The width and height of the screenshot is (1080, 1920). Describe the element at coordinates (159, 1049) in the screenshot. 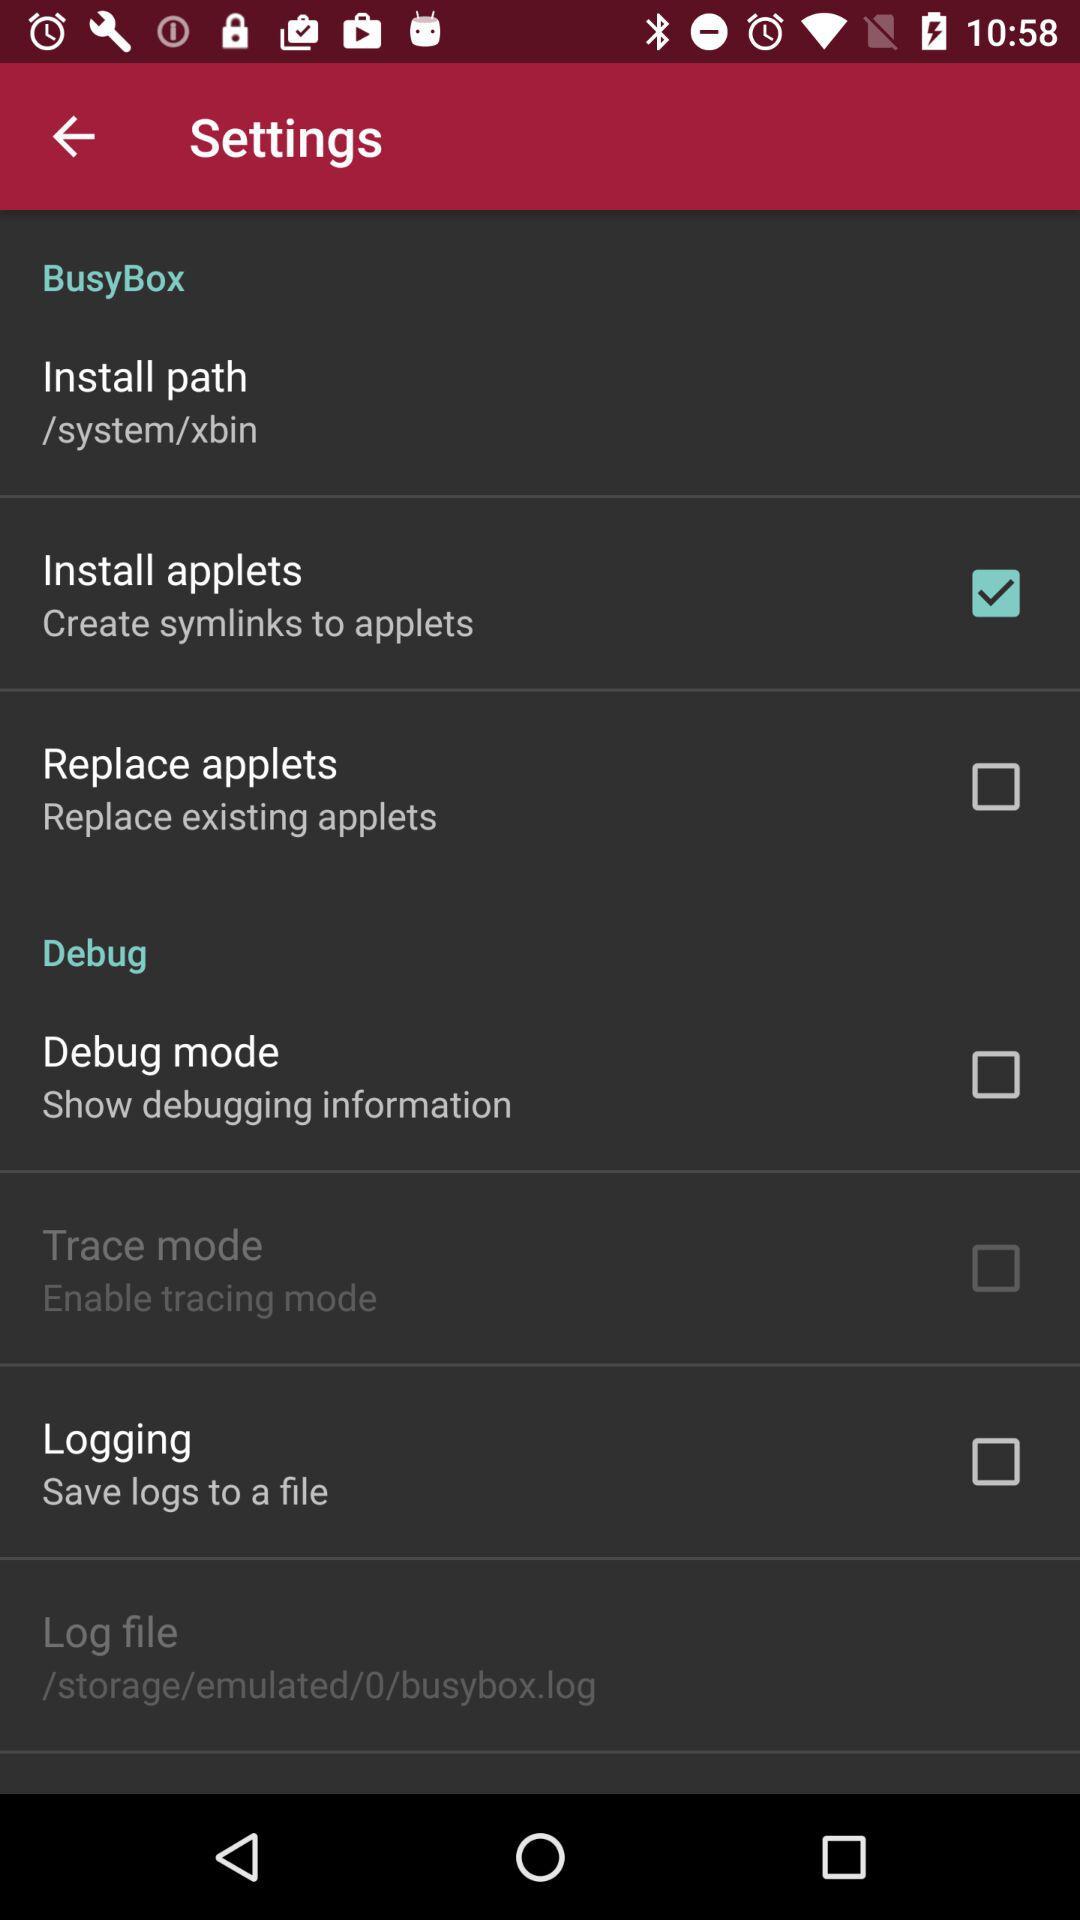

I see `the icon below debug item` at that location.